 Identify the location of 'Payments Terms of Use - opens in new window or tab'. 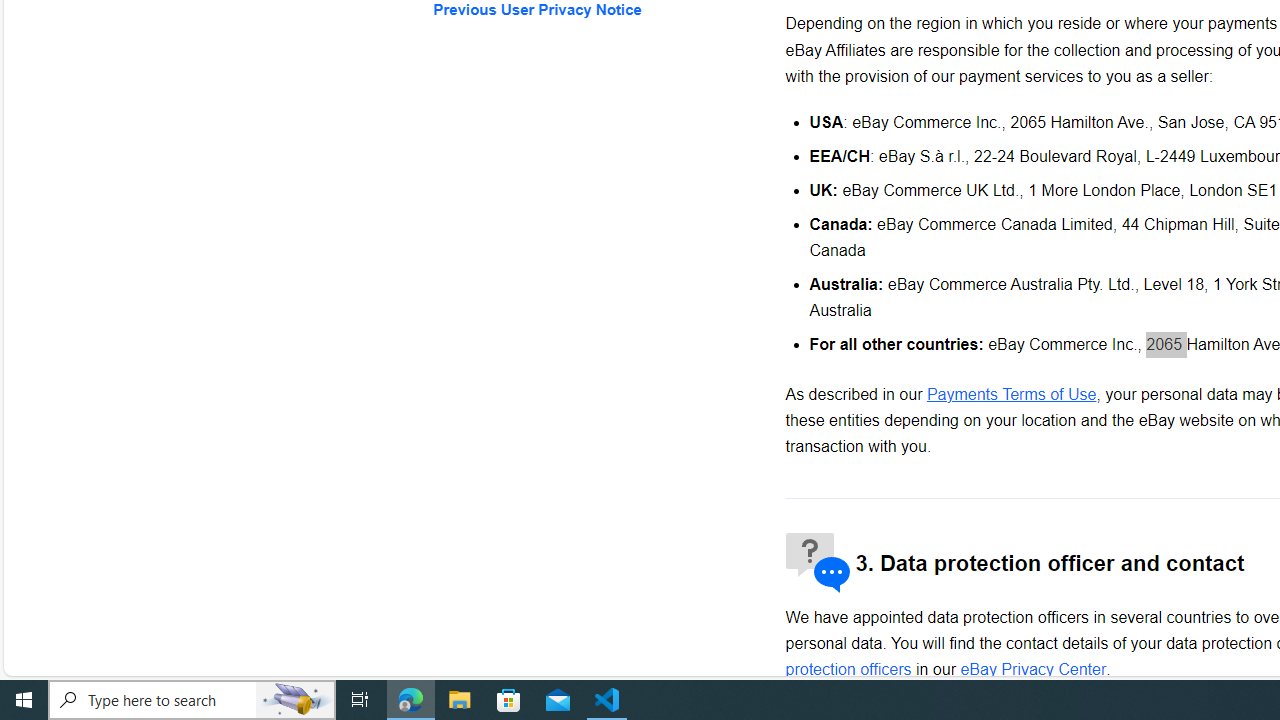
(1011, 394).